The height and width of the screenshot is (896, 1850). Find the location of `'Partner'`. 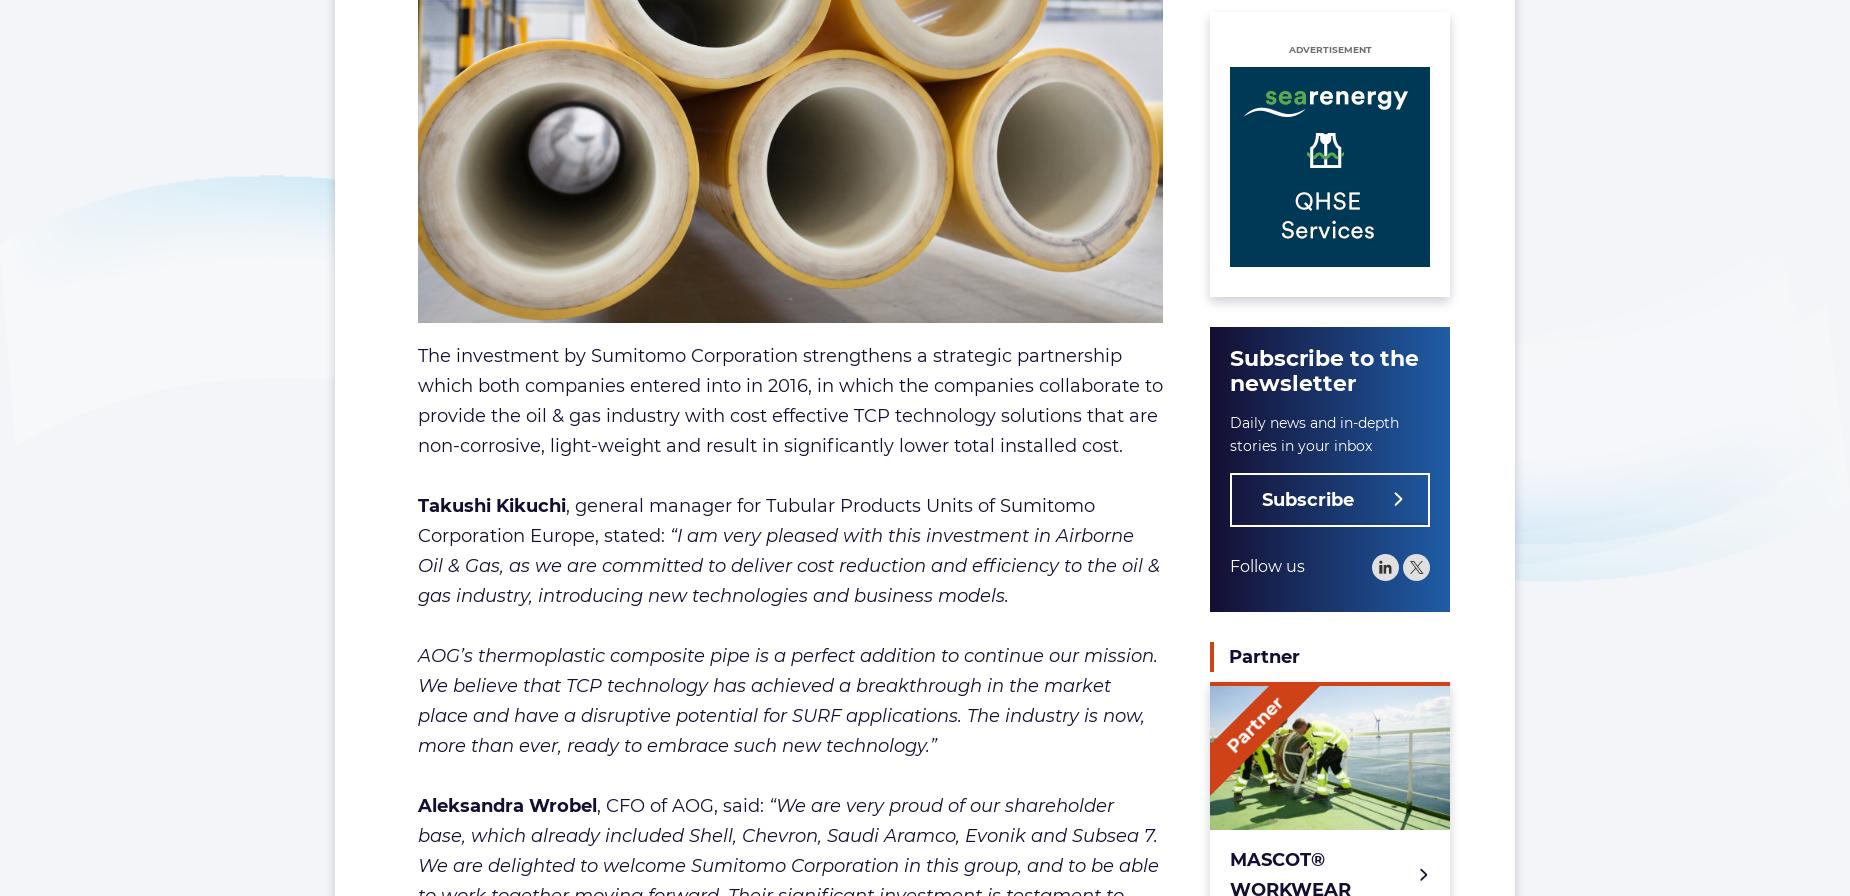

'Partner' is located at coordinates (1263, 657).